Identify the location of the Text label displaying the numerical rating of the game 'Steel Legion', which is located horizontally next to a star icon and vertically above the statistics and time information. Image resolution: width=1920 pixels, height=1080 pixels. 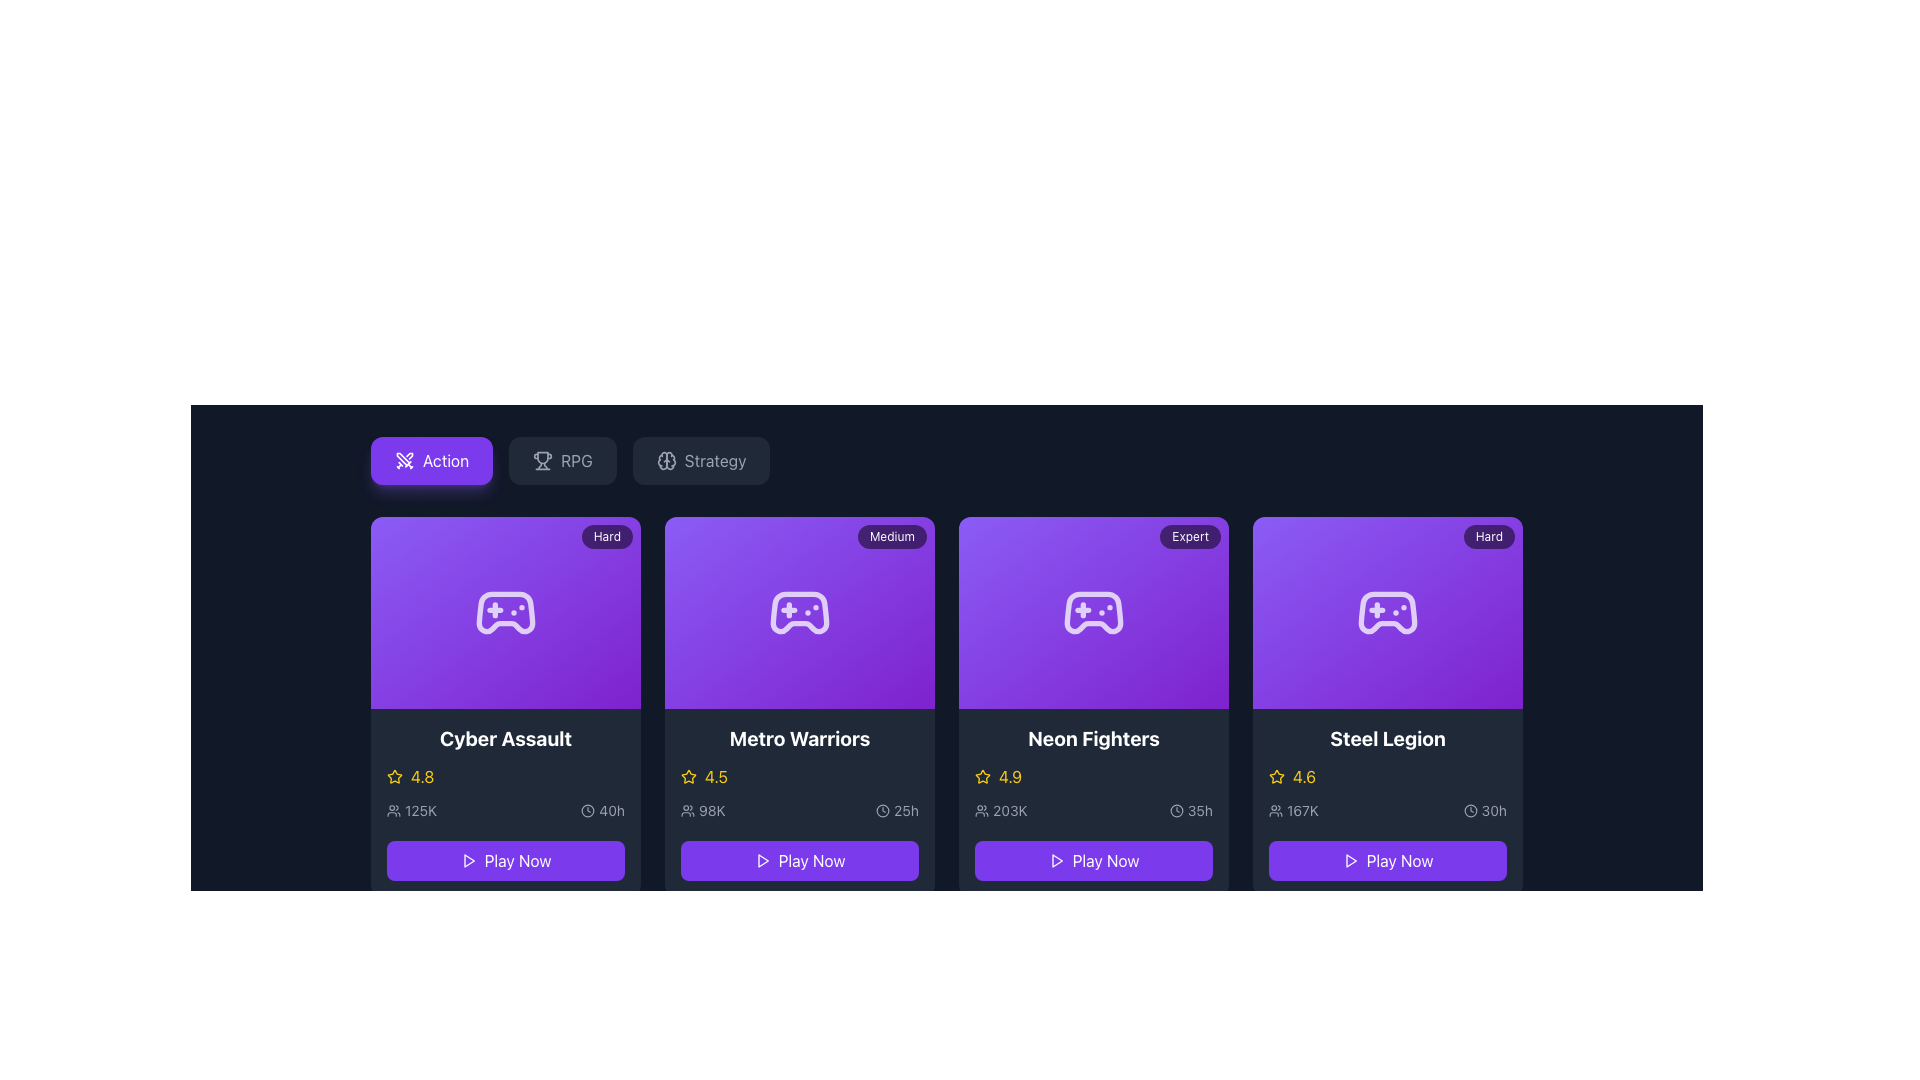
(1304, 775).